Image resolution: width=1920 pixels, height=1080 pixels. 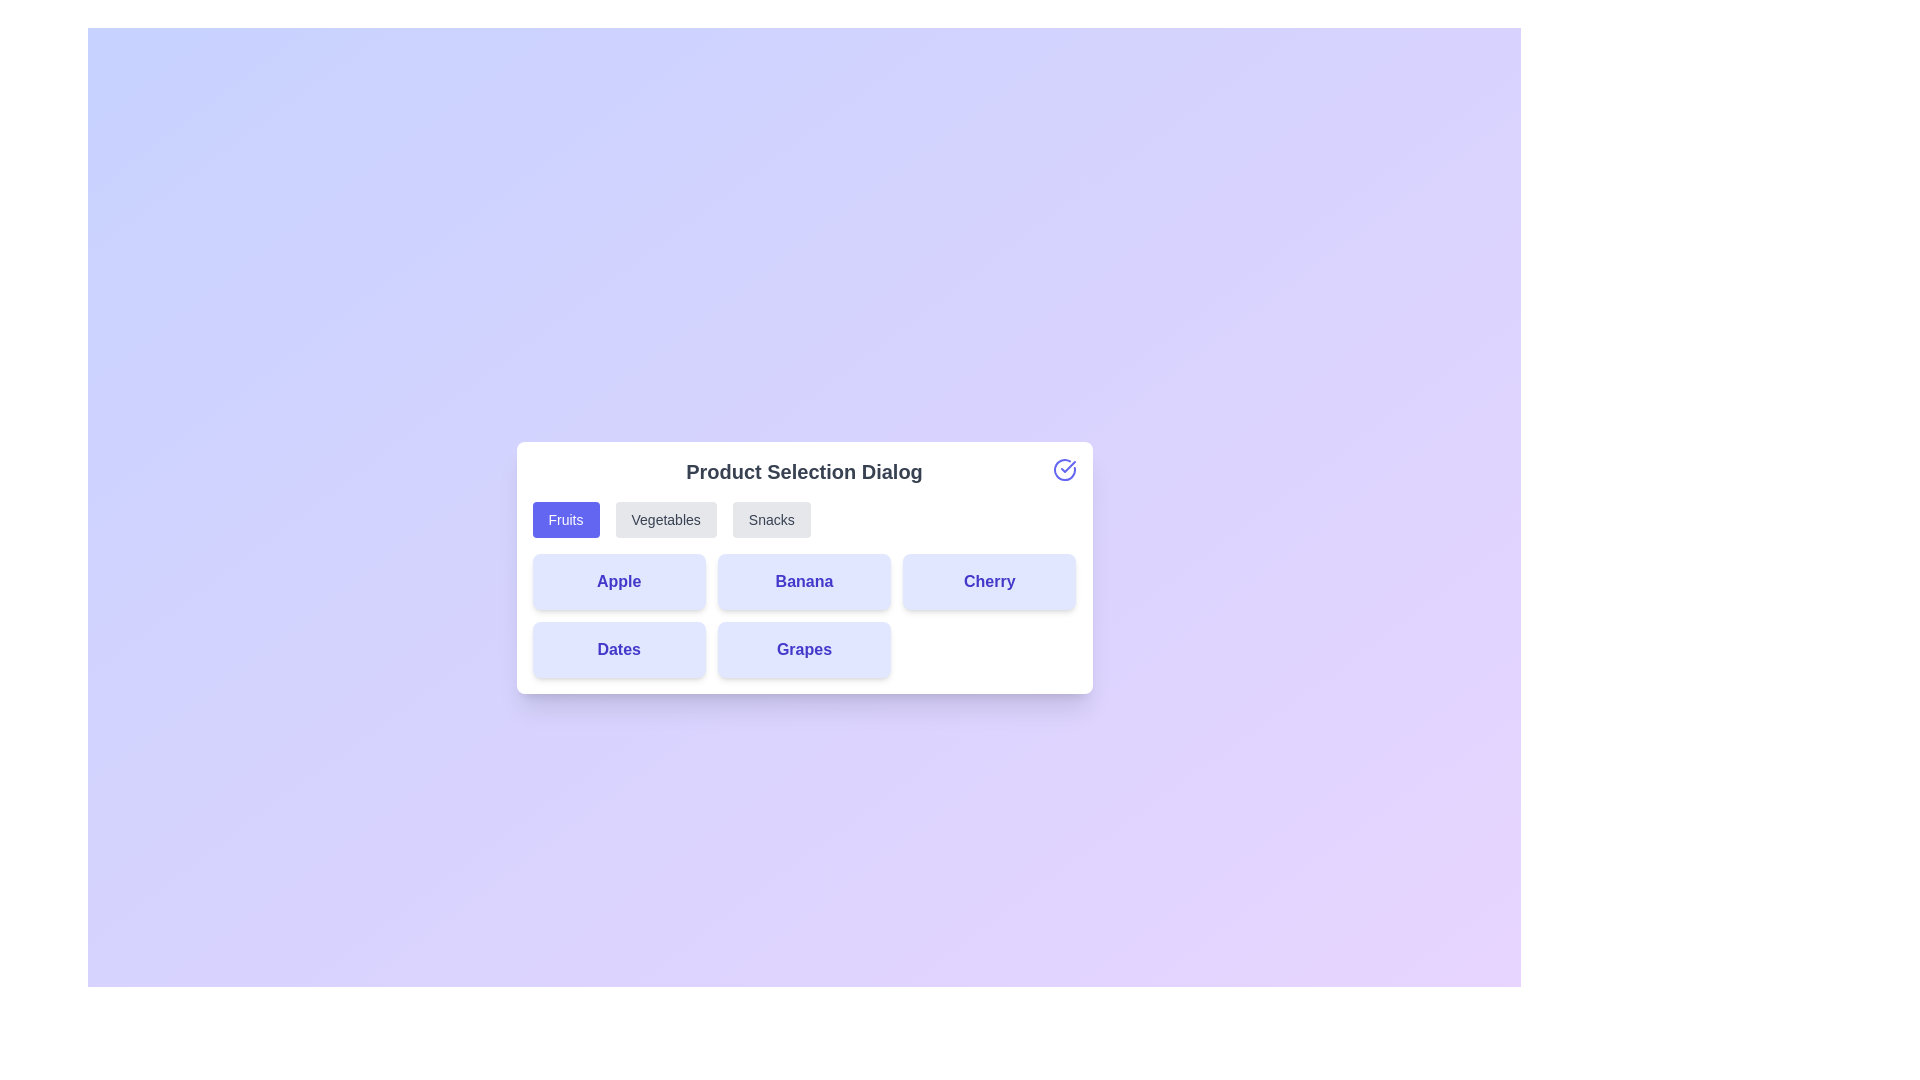 I want to click on the Vegetables category button to switch to that category, so click(x=666, y=519).